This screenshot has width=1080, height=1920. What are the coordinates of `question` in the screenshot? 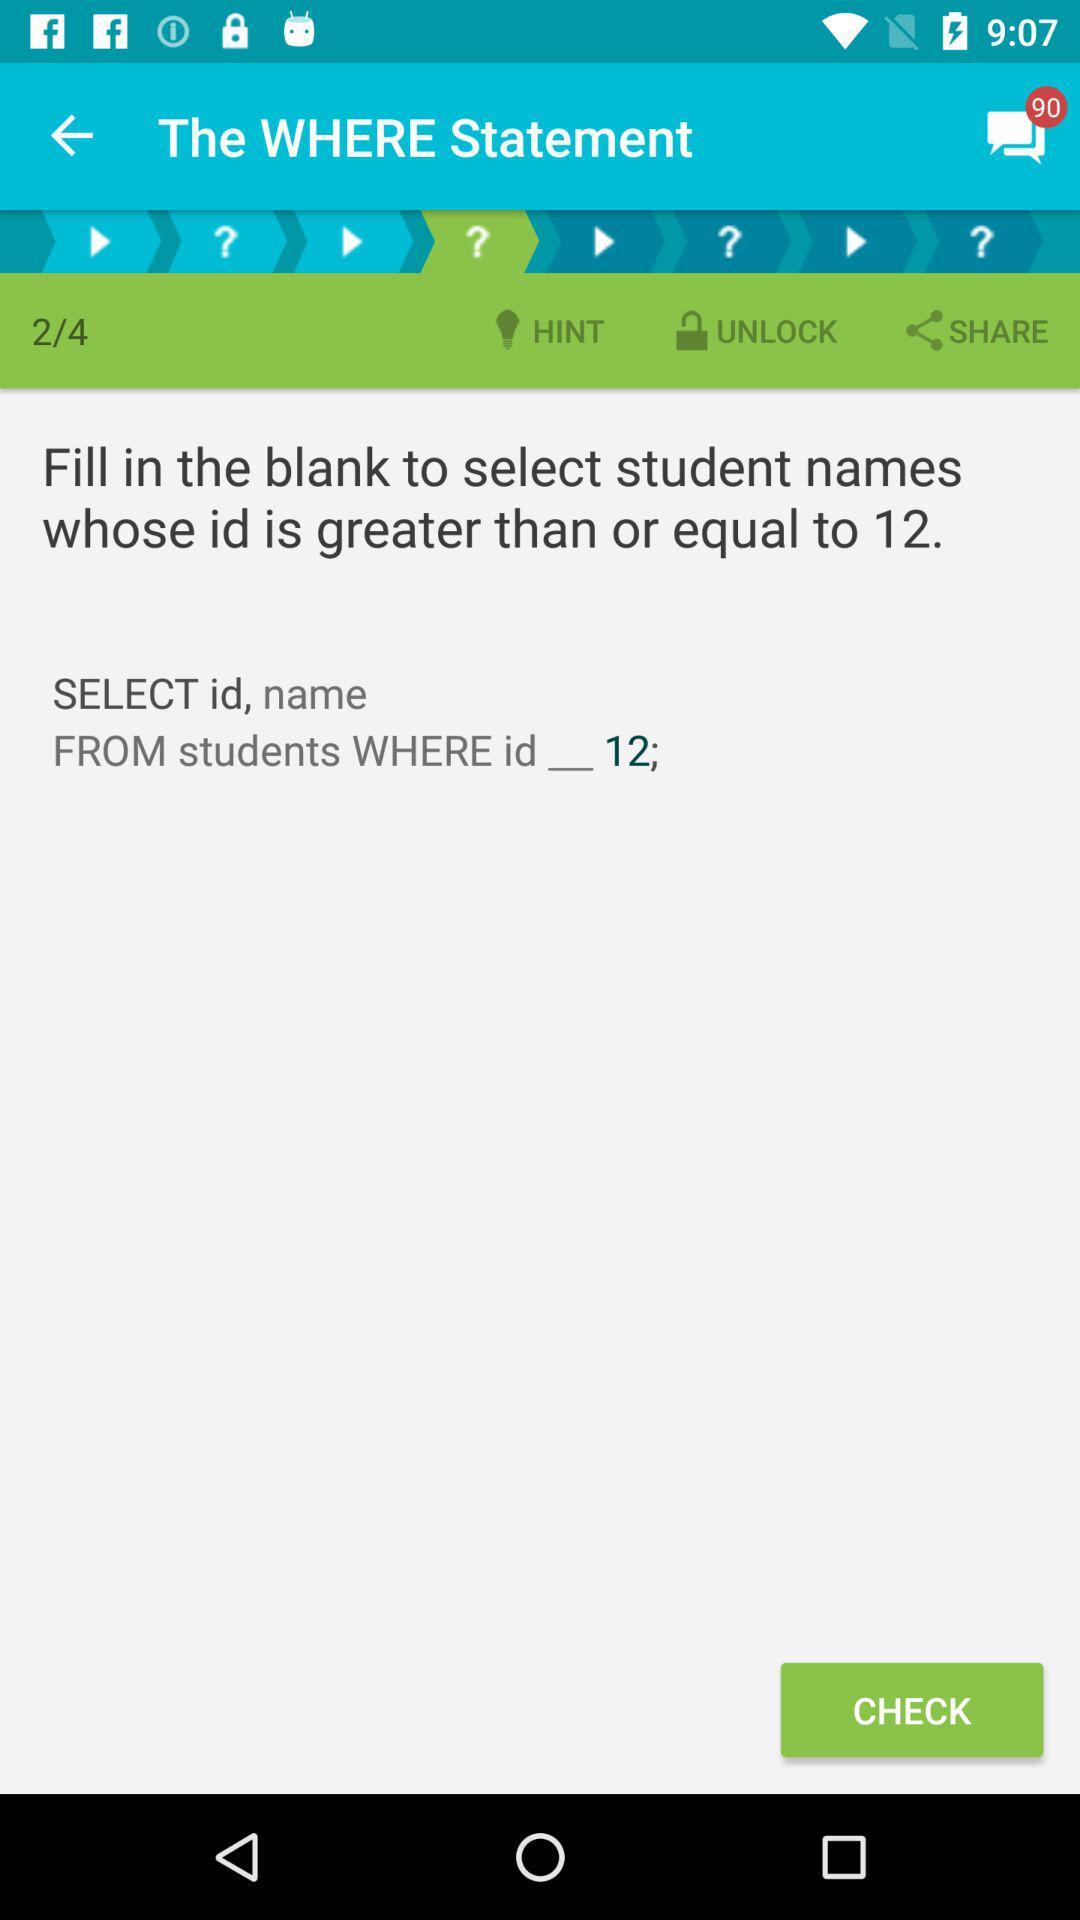 It's located at (224, 240).